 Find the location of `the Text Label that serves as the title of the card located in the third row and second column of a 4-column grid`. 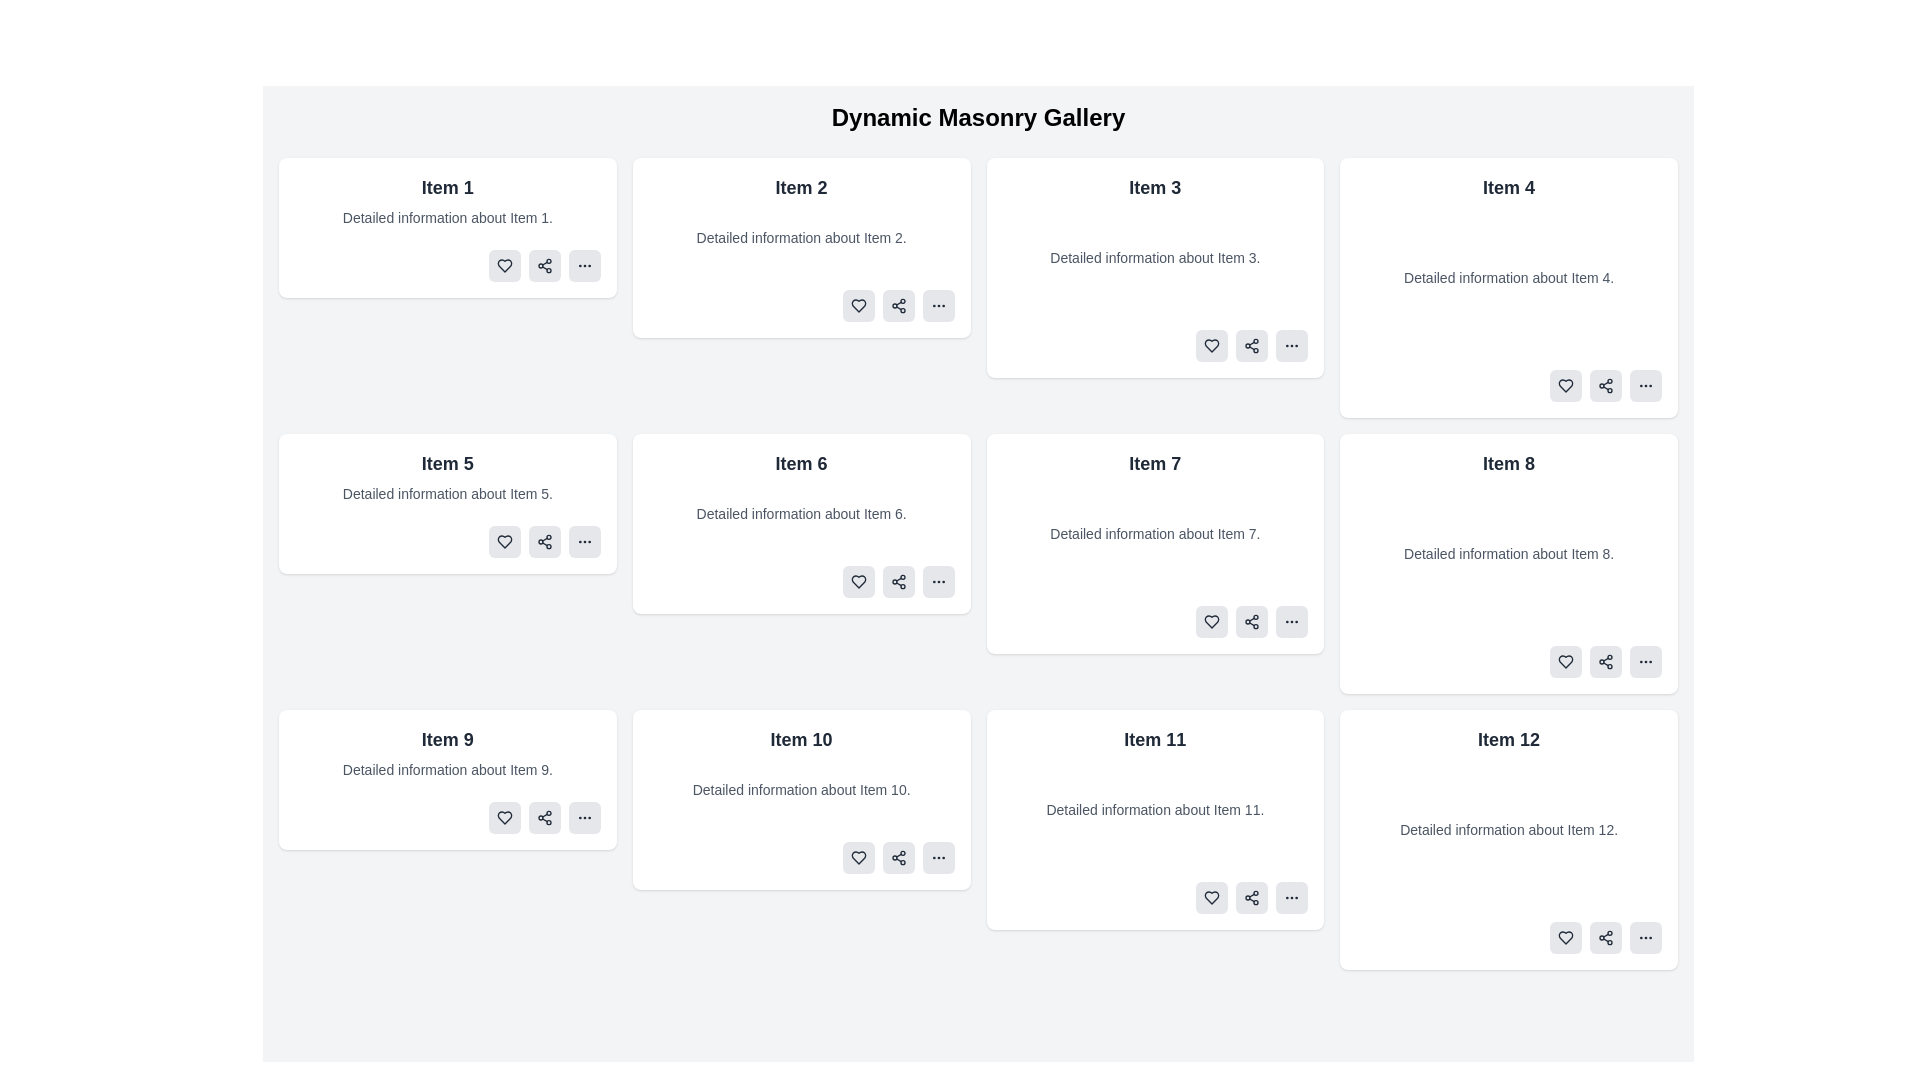

the Text Label that serves as the title of the card located in the third row and second column of a 4-column grid is located at coordinates (801, 740).